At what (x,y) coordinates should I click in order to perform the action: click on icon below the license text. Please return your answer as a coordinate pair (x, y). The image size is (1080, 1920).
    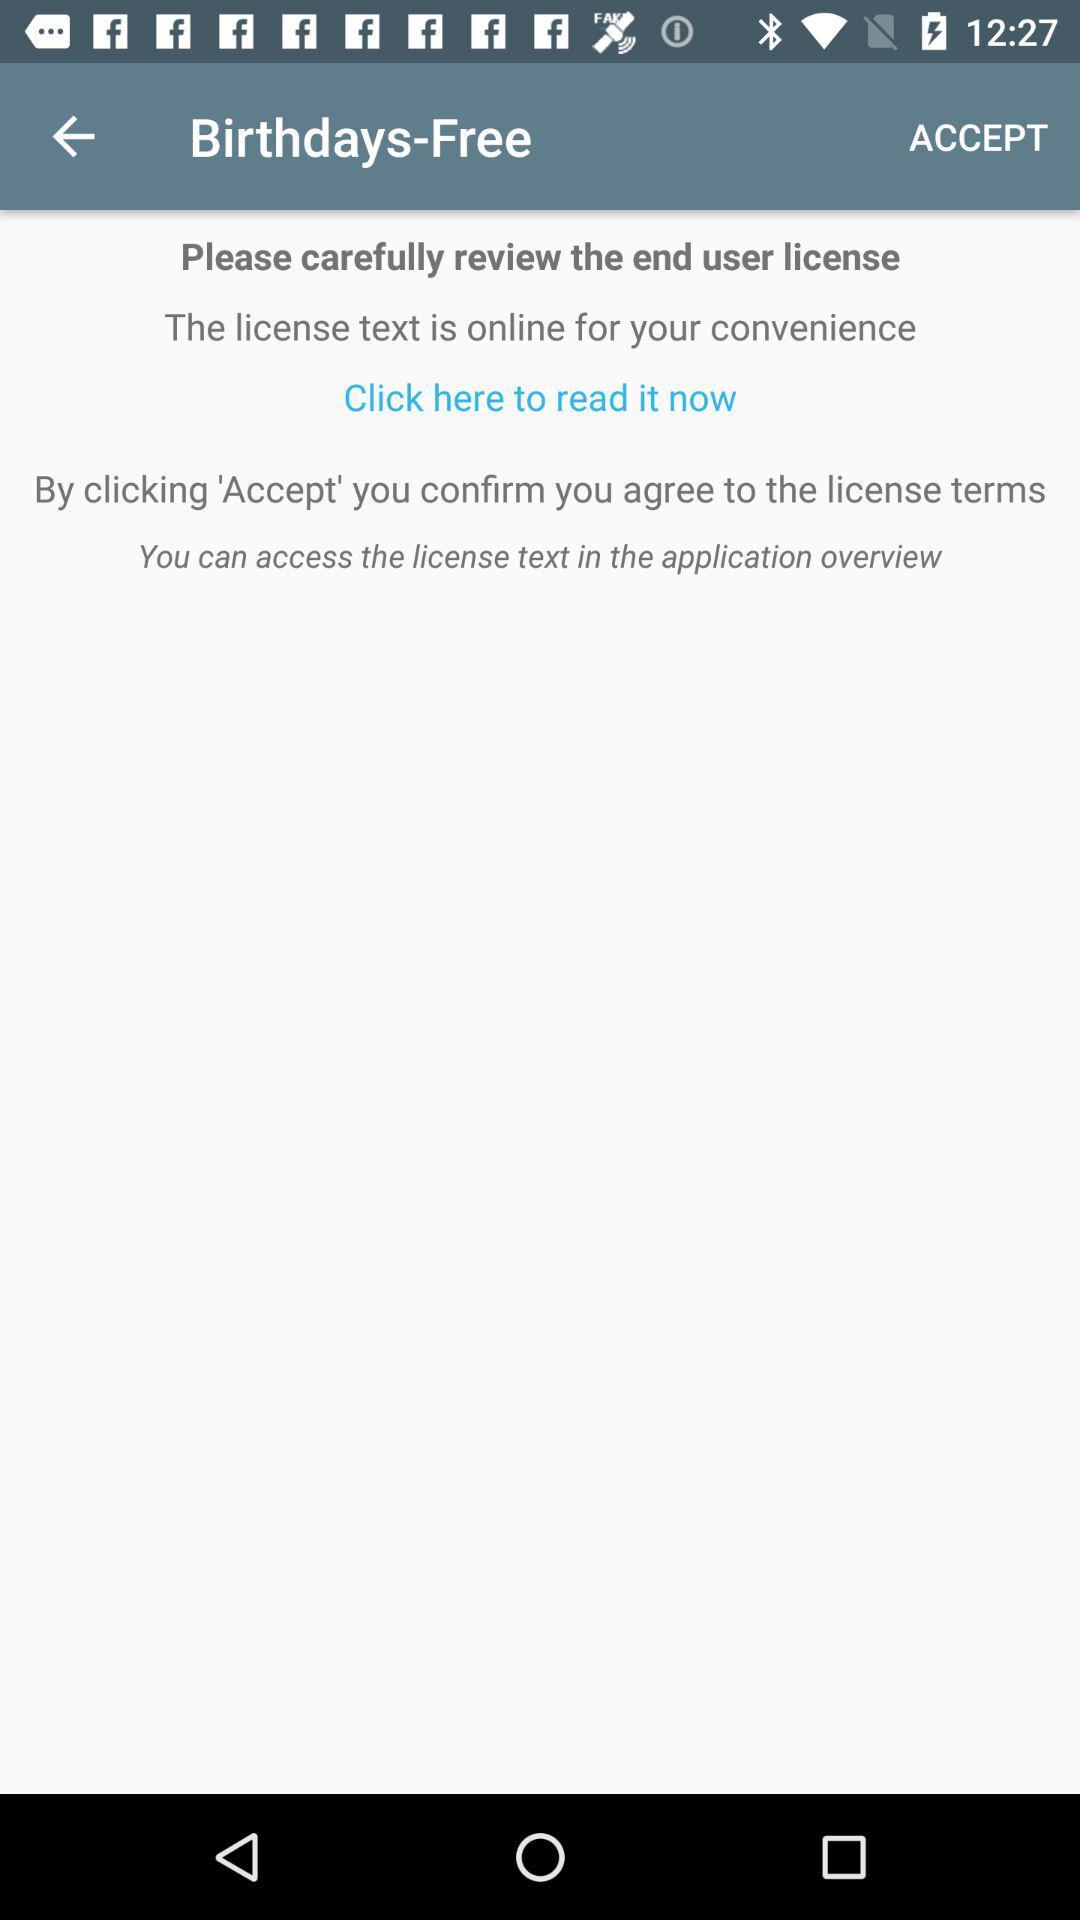
    Looking at the image, I should click on (540, 396).